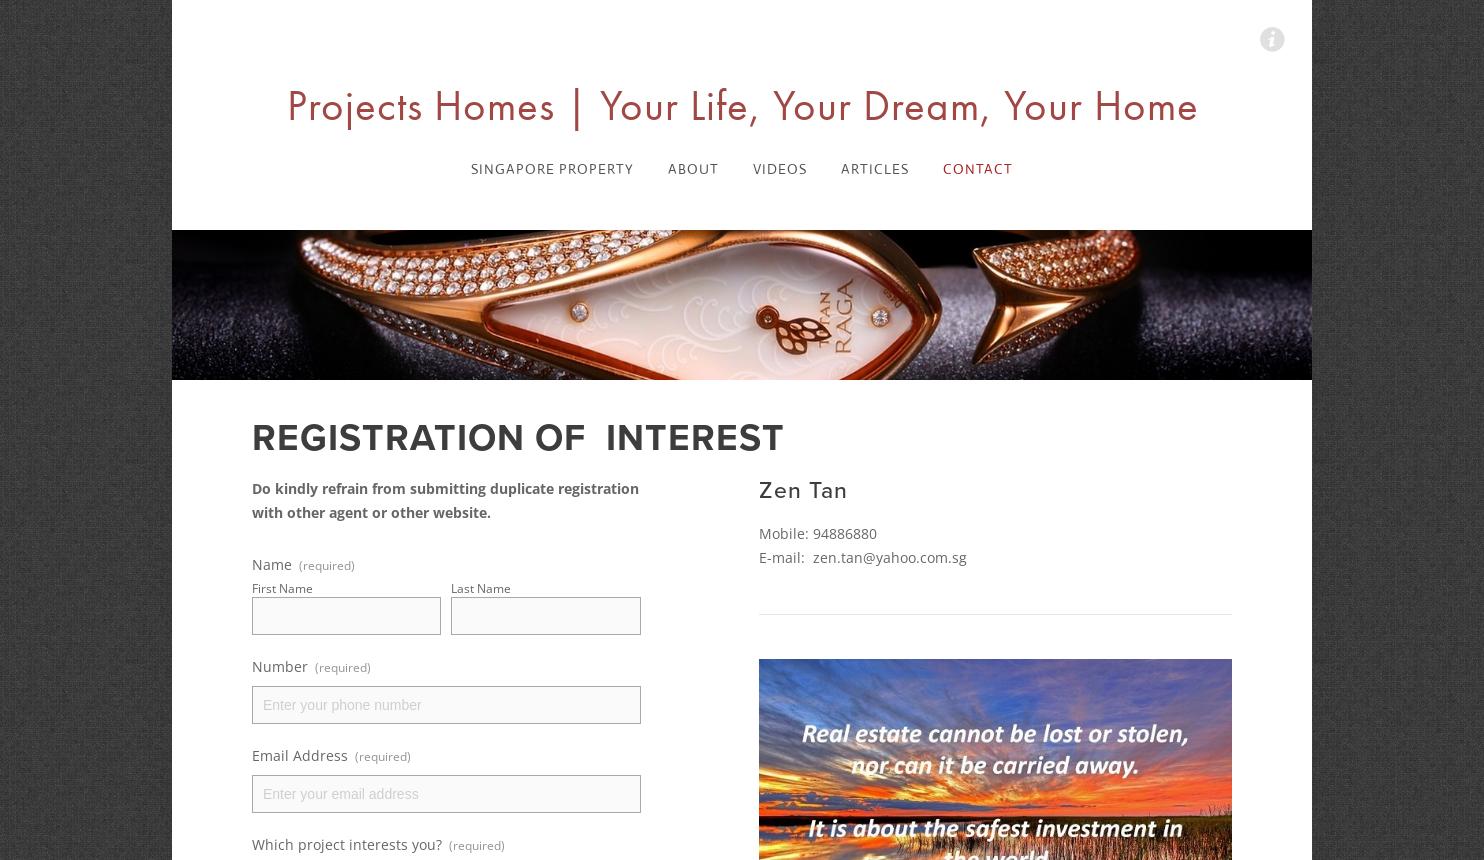 This screenshot has height=860, width=1484. What do you see at coordinates (300, 755) in the screenshot?
I see `'Email Address'` at bounding box center [300, 755].